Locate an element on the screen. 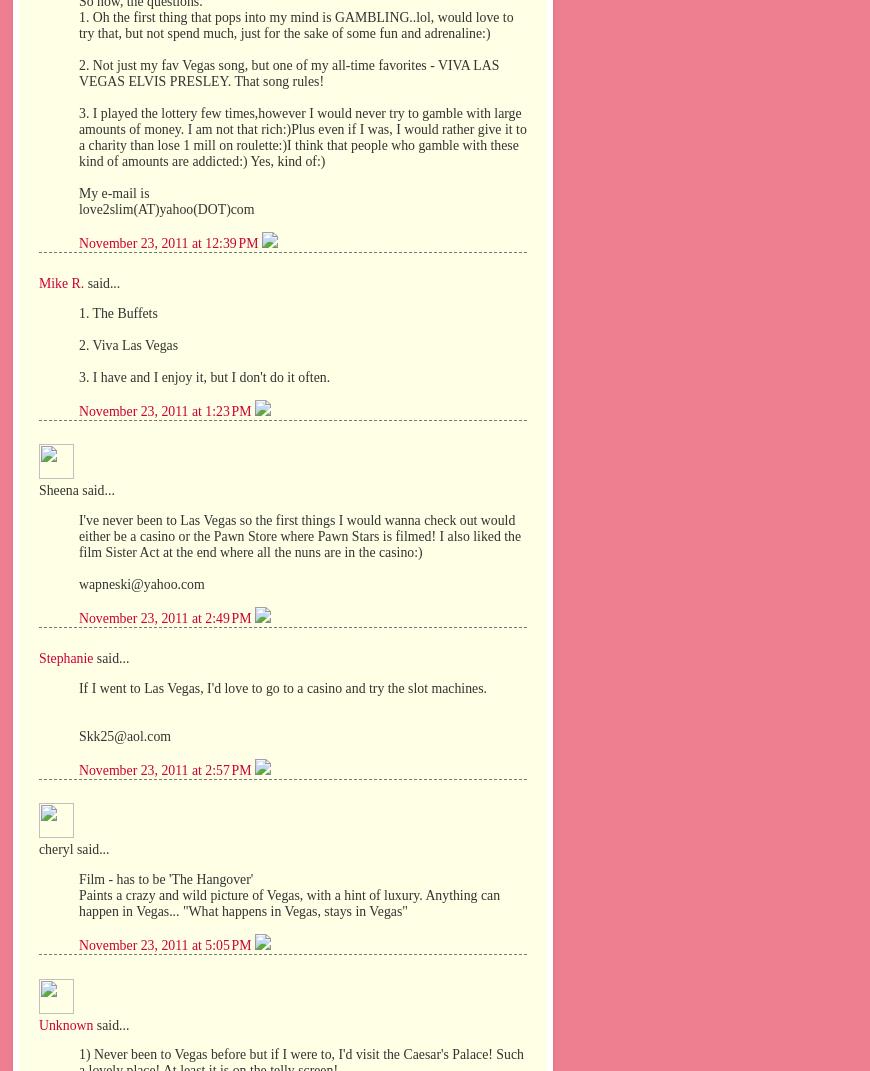 The height and width of the screenshot is (1071, 870). 'Film - has to be 'The Hangover'' is located at coordinates (164, 879).